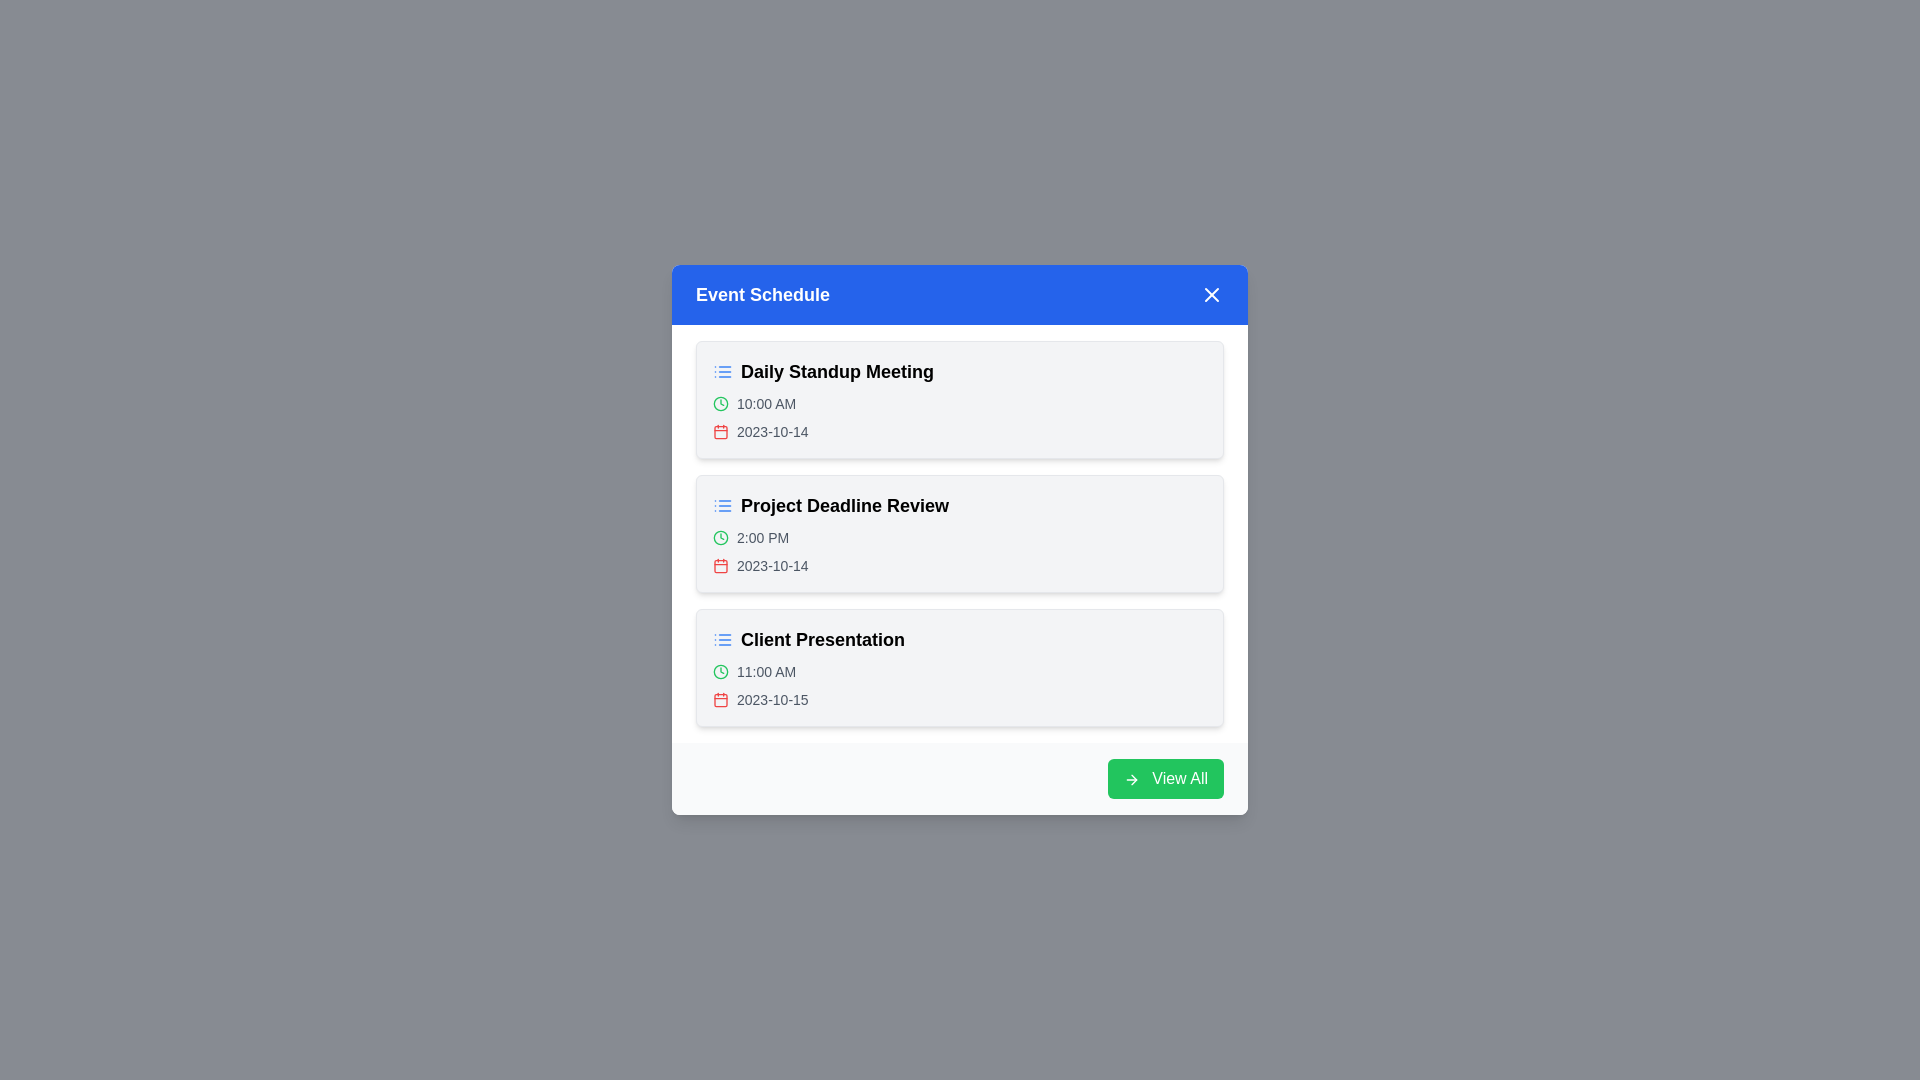 This screenshot has height=1080, width=1920. I want to click on the Time display indicating the scheduled time for the 'Daily Standup Meeting' event, which is located within the event card below the title and above the date '2023-10-14', so click(960, 404).